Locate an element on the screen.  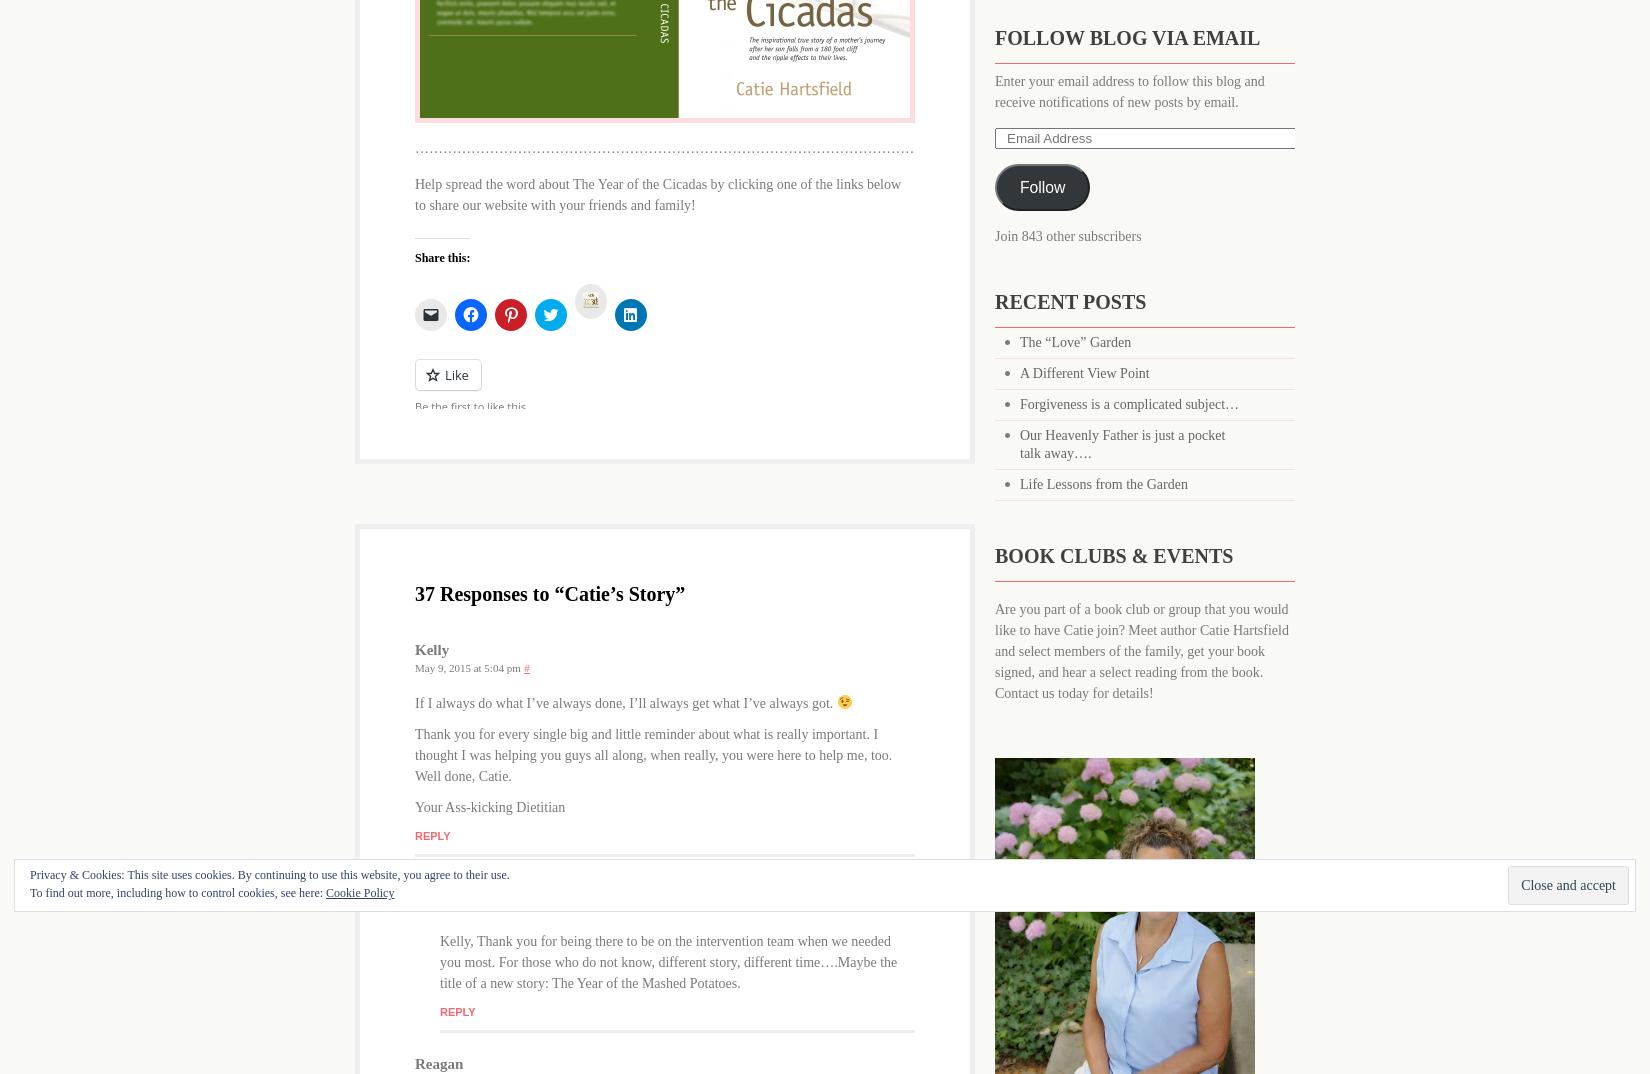
'Follow Blog via Email' is located at coordinates (1127, 37).